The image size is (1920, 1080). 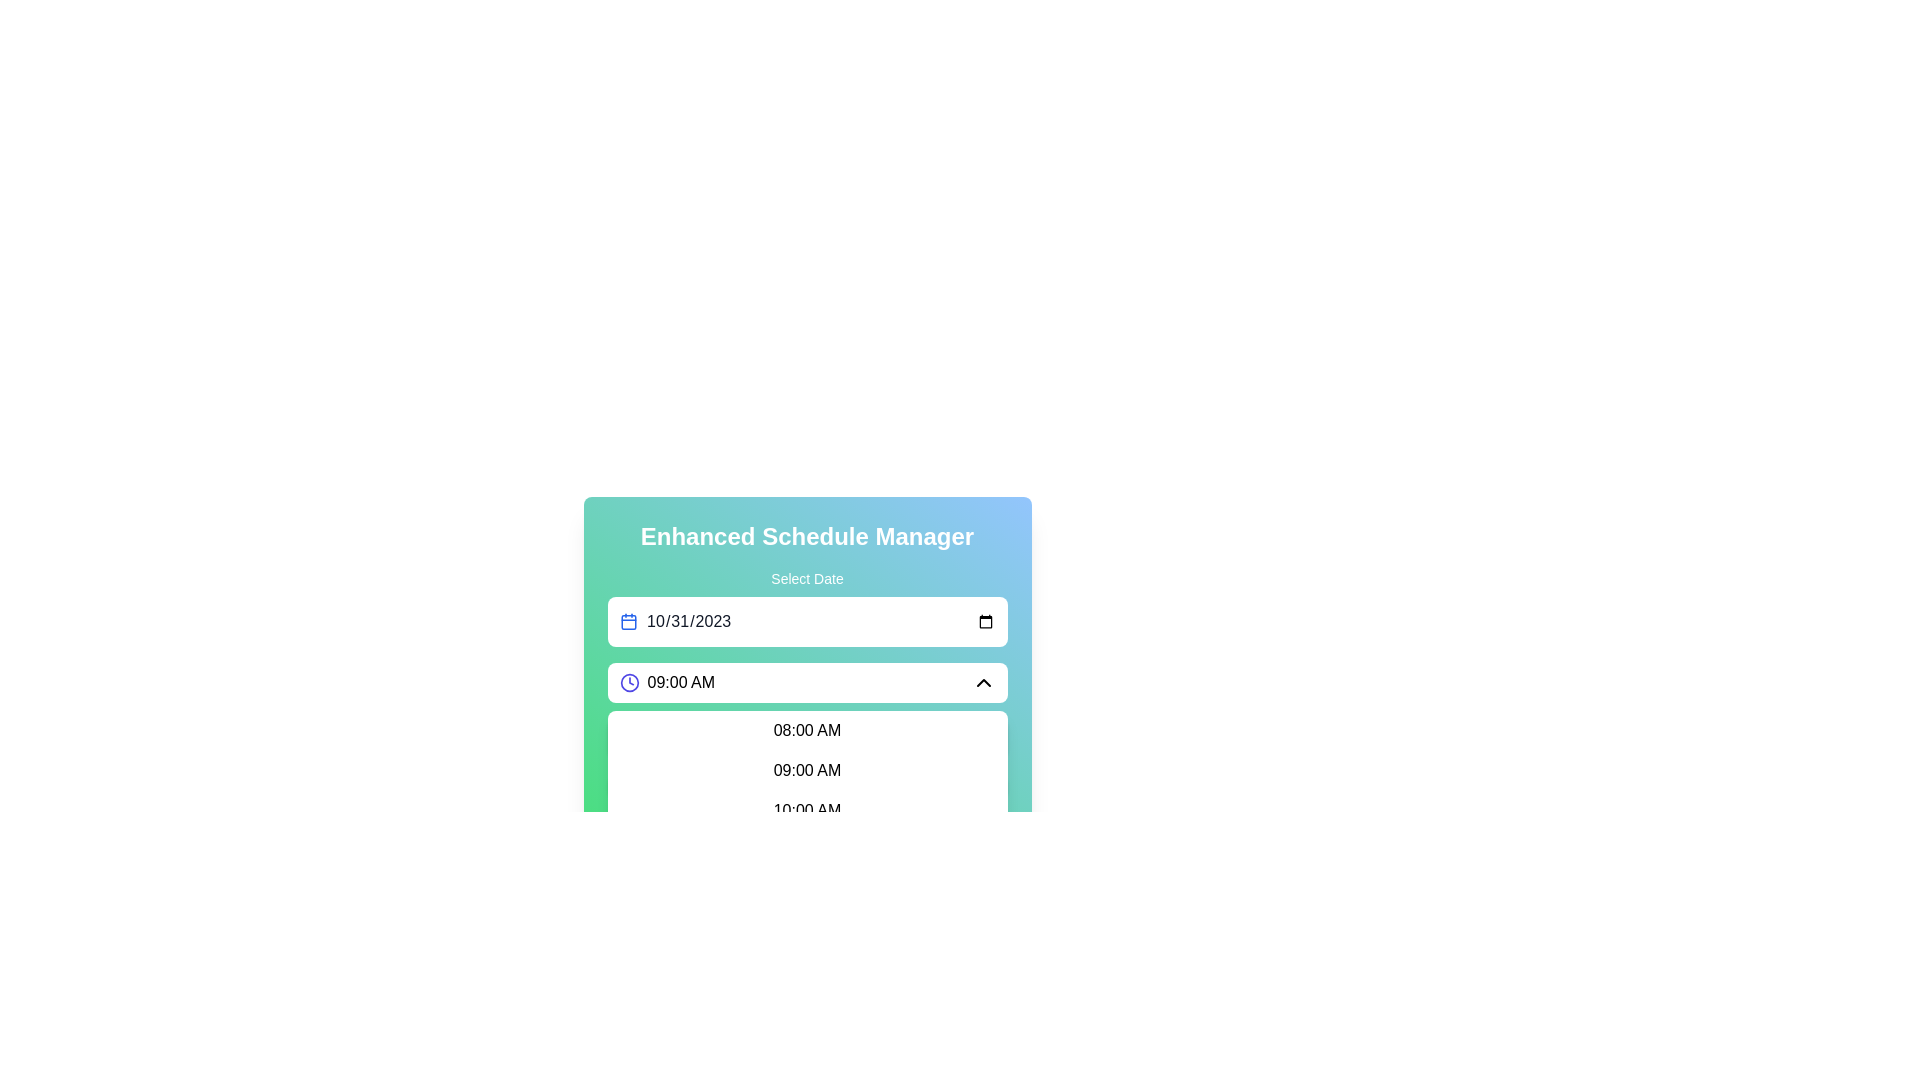 What do you see at coordinates (807, 810) in the screenshot?
I see `the time option '10:00 AM' in the dropdown menu that appears below the '09:00 AM' input field, which is the third option in a list of five time options` at bounding box center [807, 810].